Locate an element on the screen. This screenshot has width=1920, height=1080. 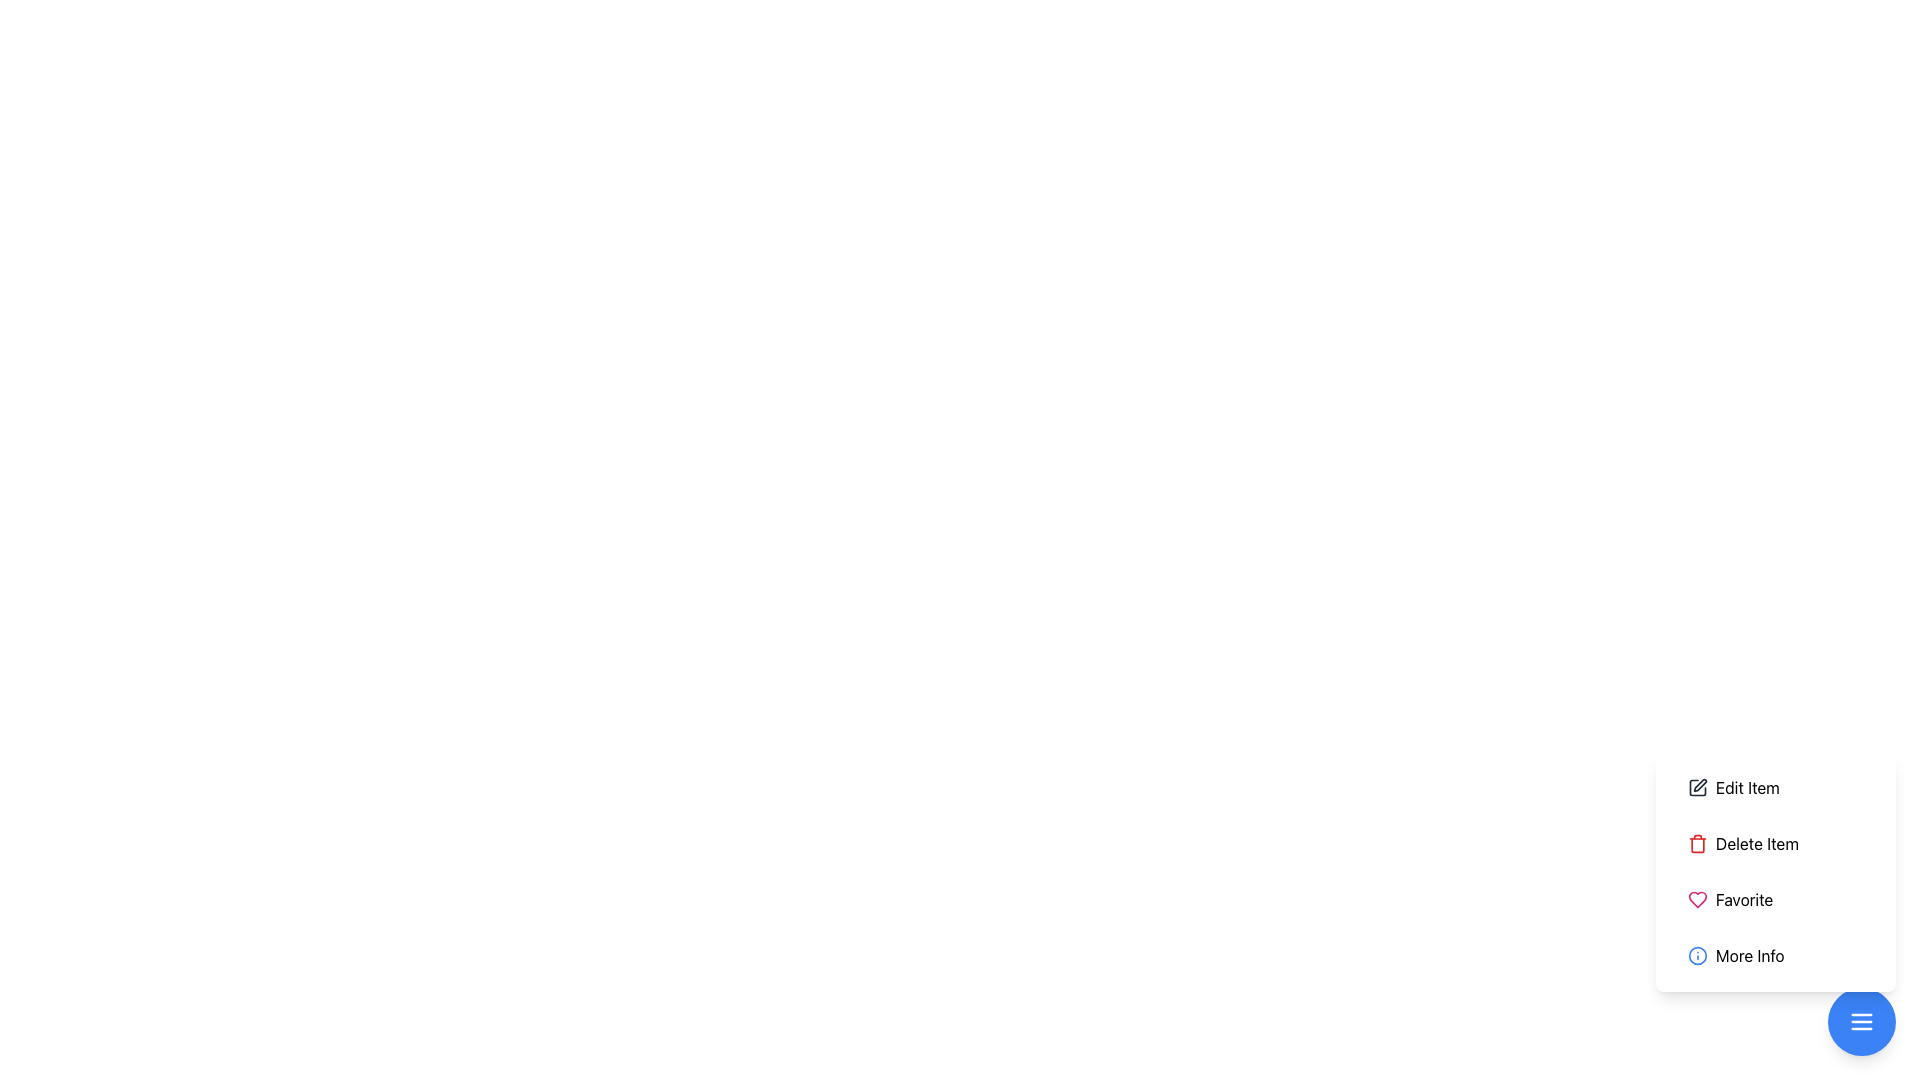
the first list item labeled 'Edit Item' with a pen icon is located at coordinates (1776, 786).